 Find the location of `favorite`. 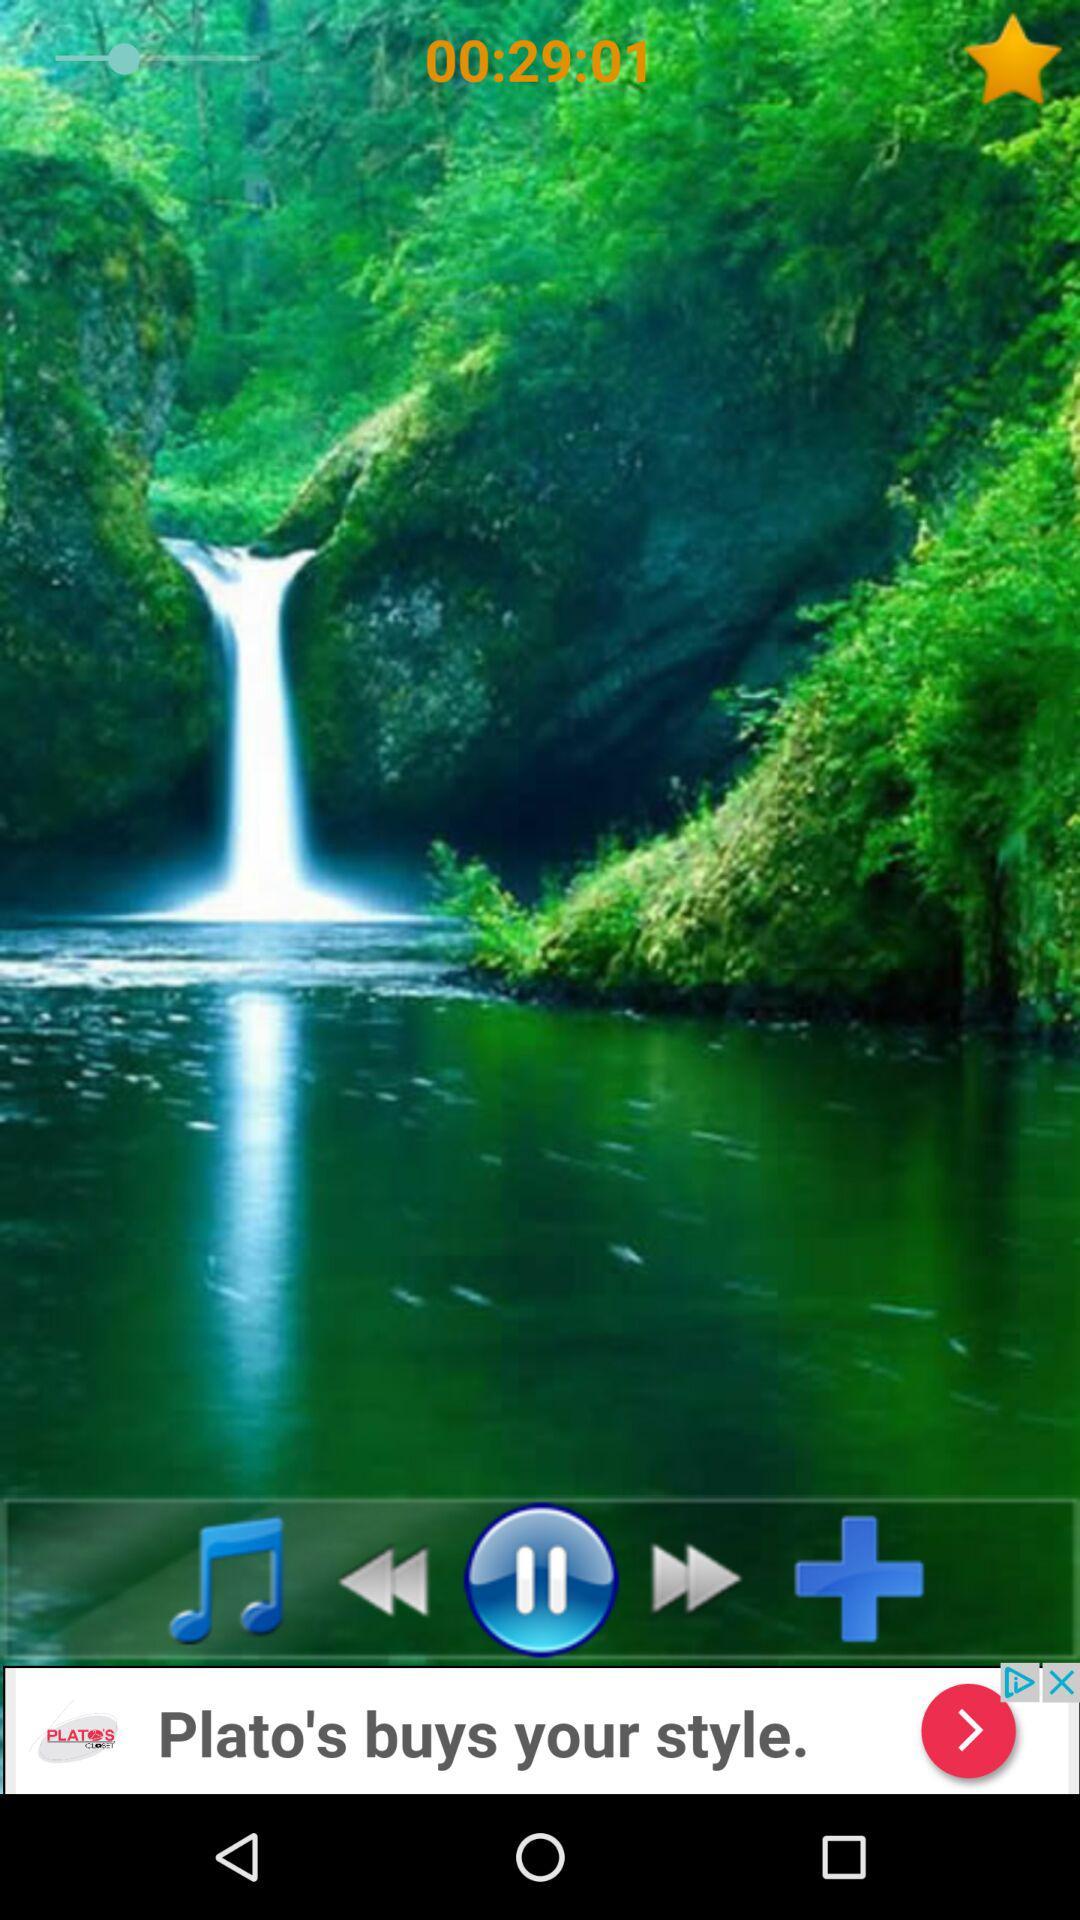

favorite is located at coordinates (1020, 59).